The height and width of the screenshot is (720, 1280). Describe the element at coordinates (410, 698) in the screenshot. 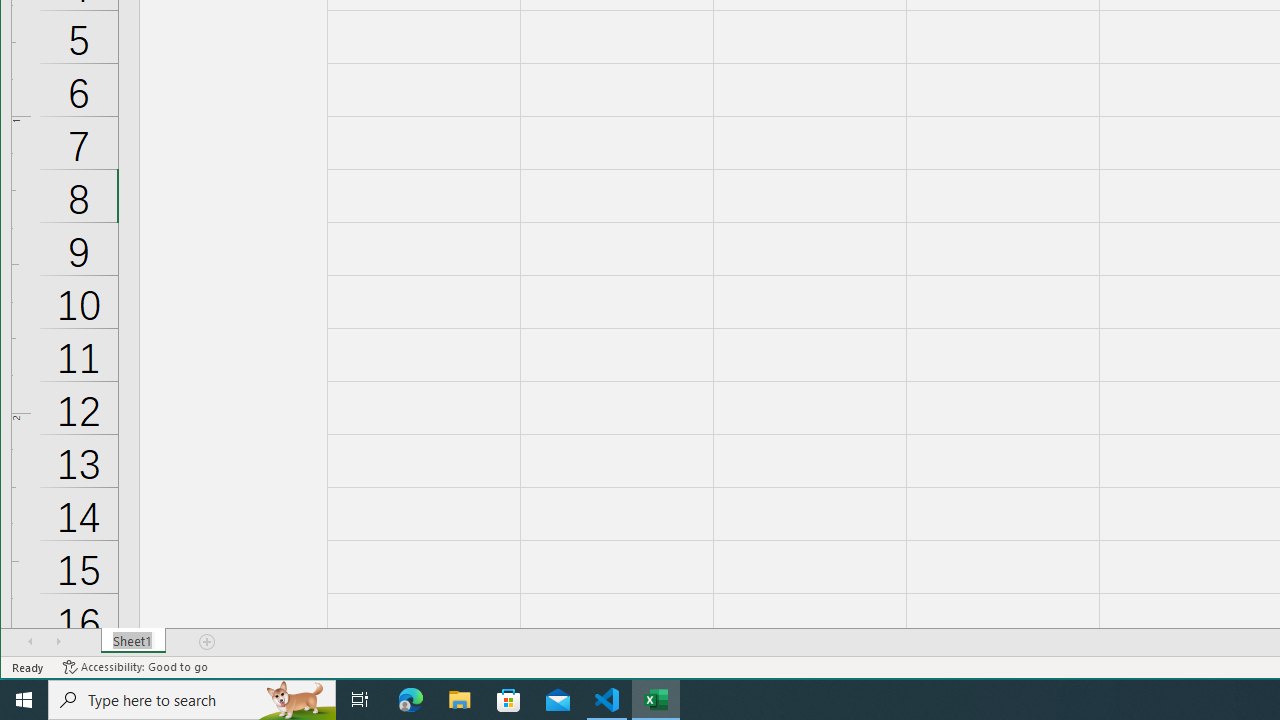

I see `'Microsoft Edge'` at that location.